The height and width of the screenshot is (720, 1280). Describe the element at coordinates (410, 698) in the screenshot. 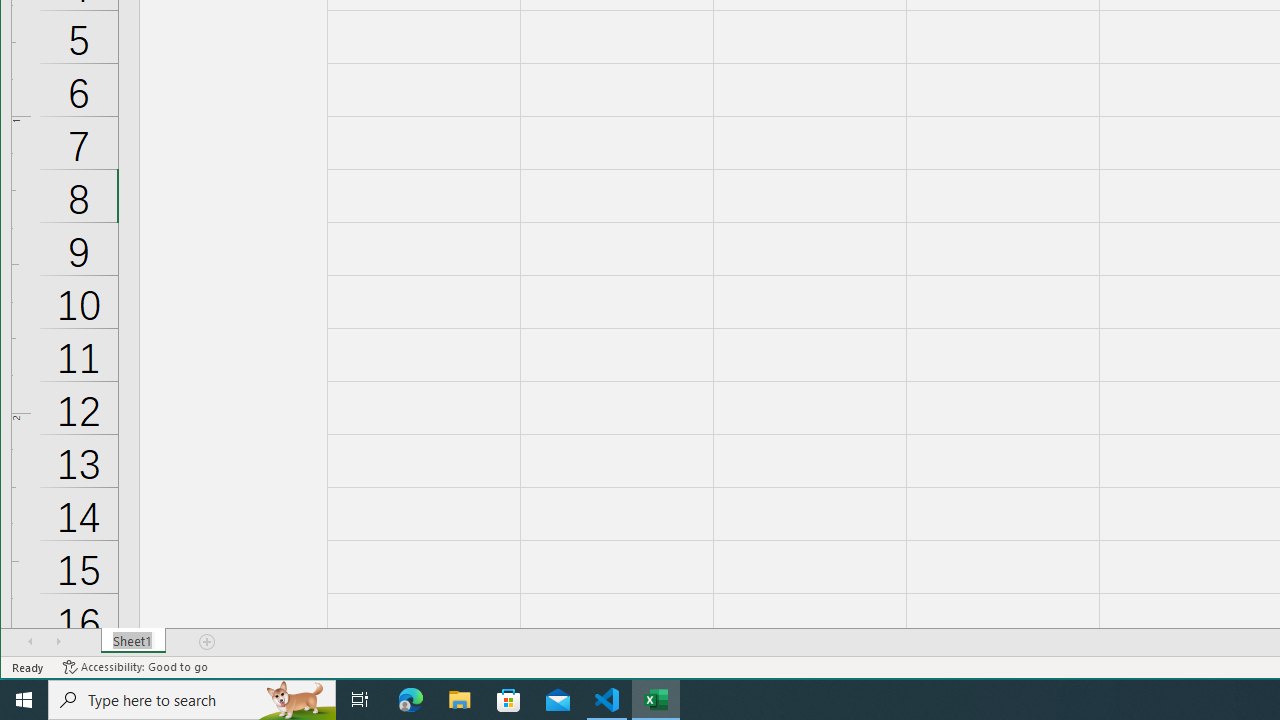

I see `'Microsoft Edge'` at that location.